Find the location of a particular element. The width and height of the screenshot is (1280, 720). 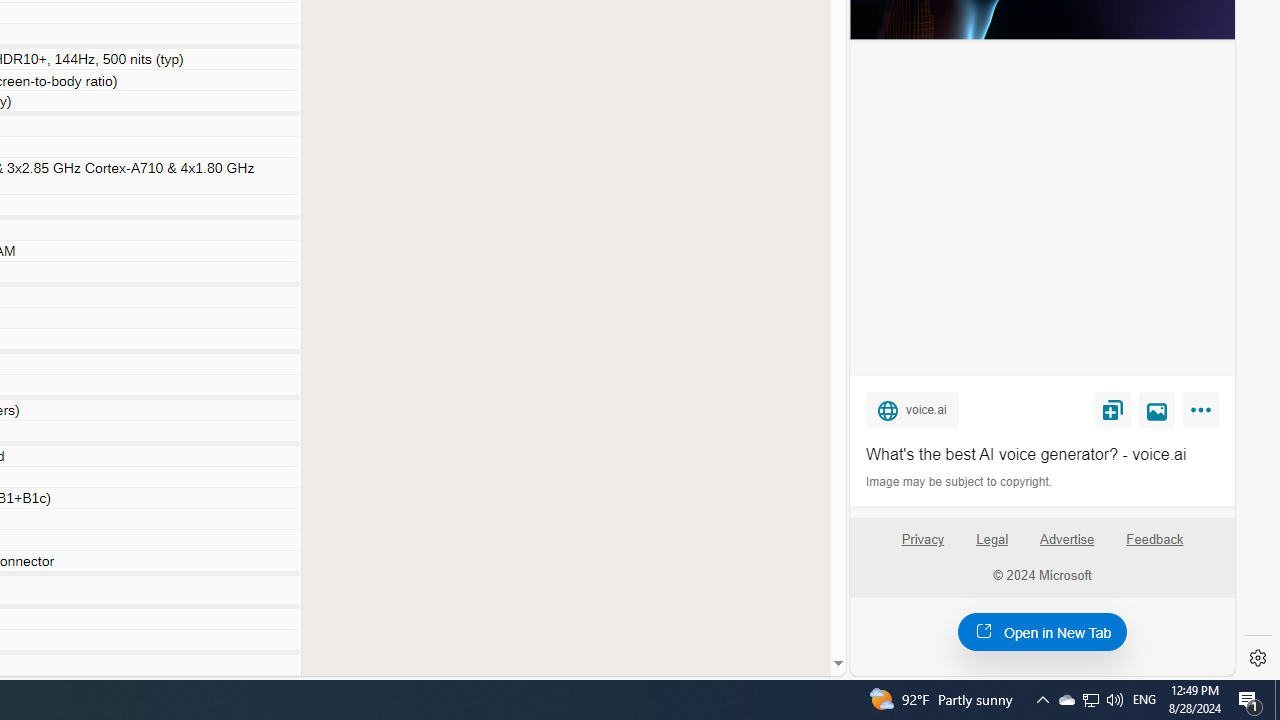

'Image may be subject to copyright.' is located at coordinates (960, 482).